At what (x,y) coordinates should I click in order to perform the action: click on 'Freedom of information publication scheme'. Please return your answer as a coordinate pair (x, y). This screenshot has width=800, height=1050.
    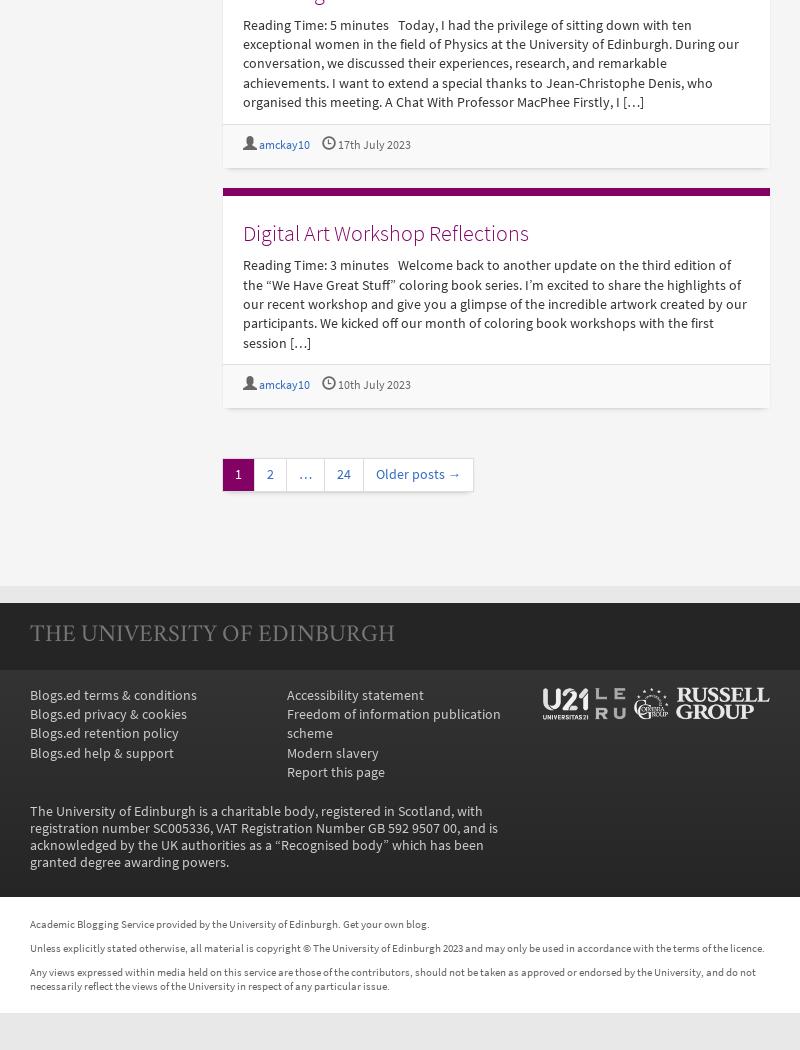
    Looking at the image, I should click on (391, 722).